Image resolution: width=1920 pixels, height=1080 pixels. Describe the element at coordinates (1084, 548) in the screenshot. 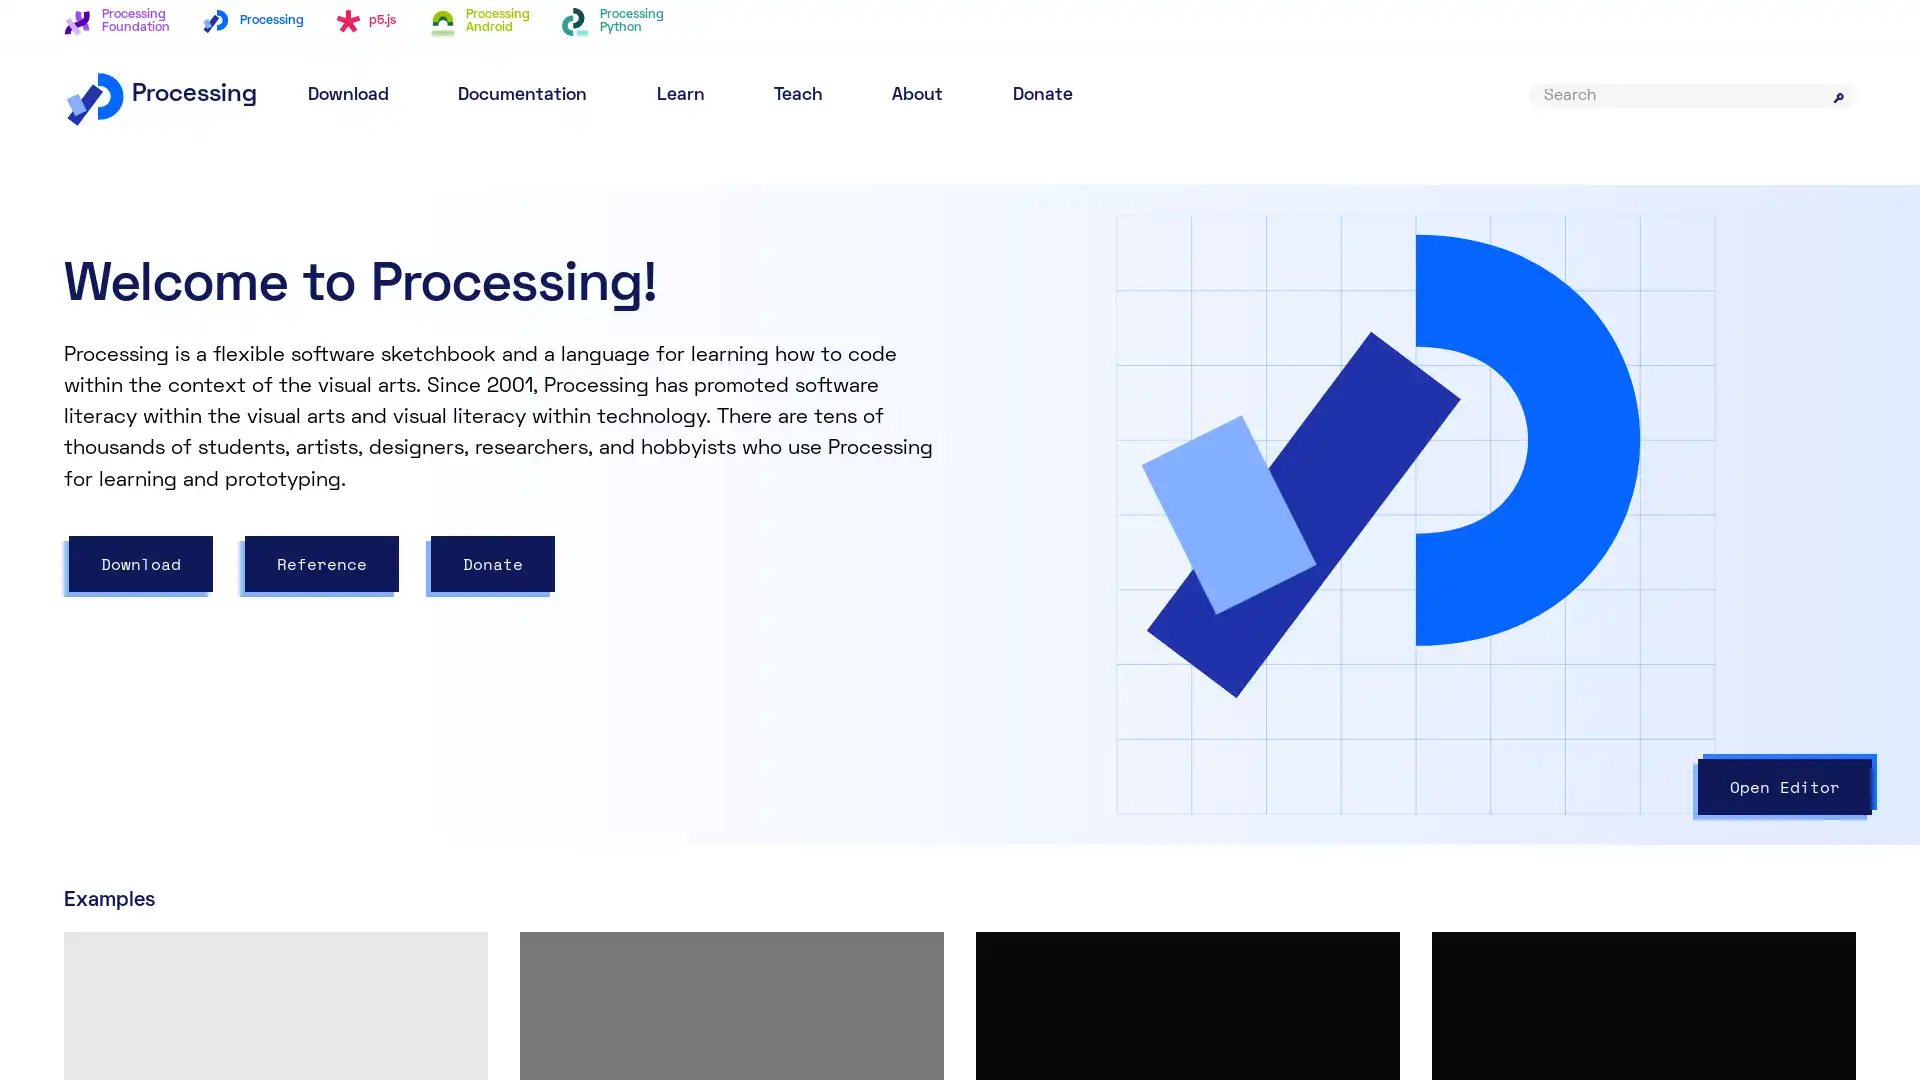

I see `change position` at that location.